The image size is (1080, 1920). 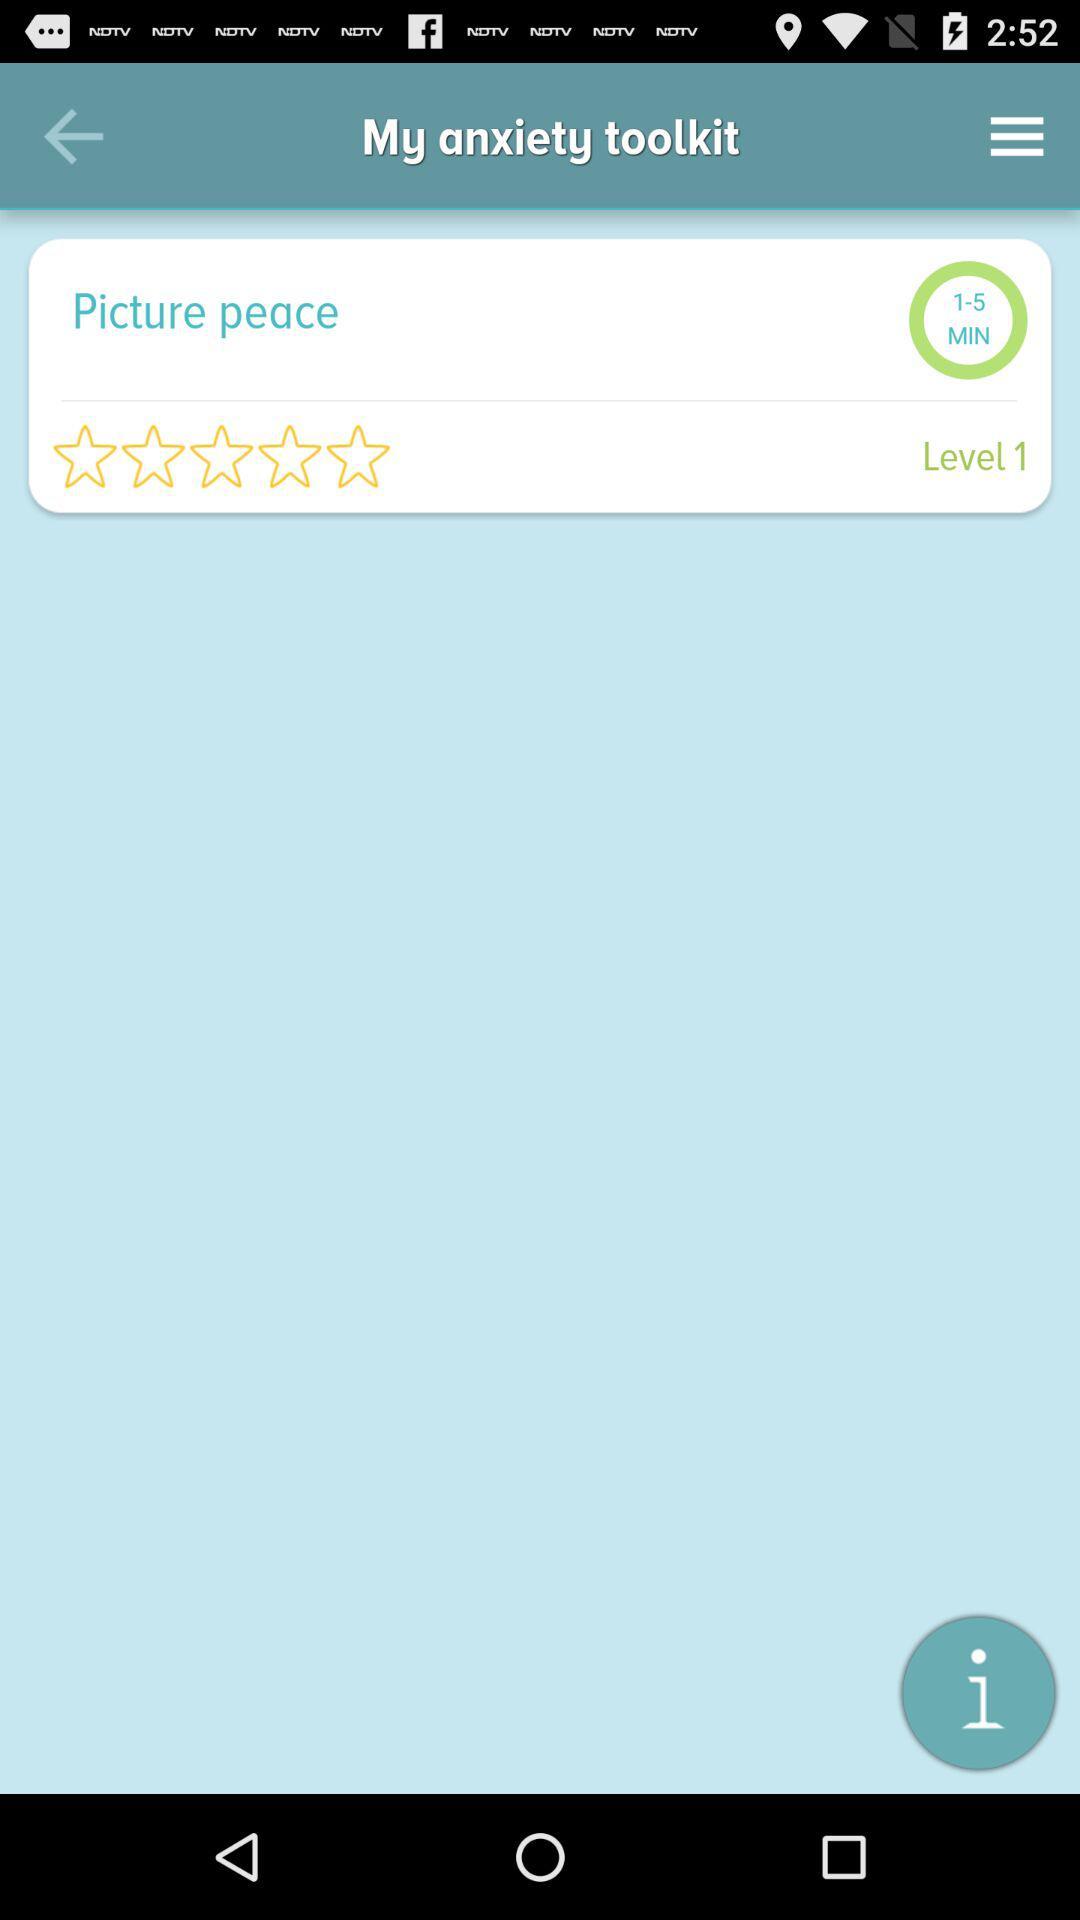 I want to click on info button, so click(x=977, y=1691).